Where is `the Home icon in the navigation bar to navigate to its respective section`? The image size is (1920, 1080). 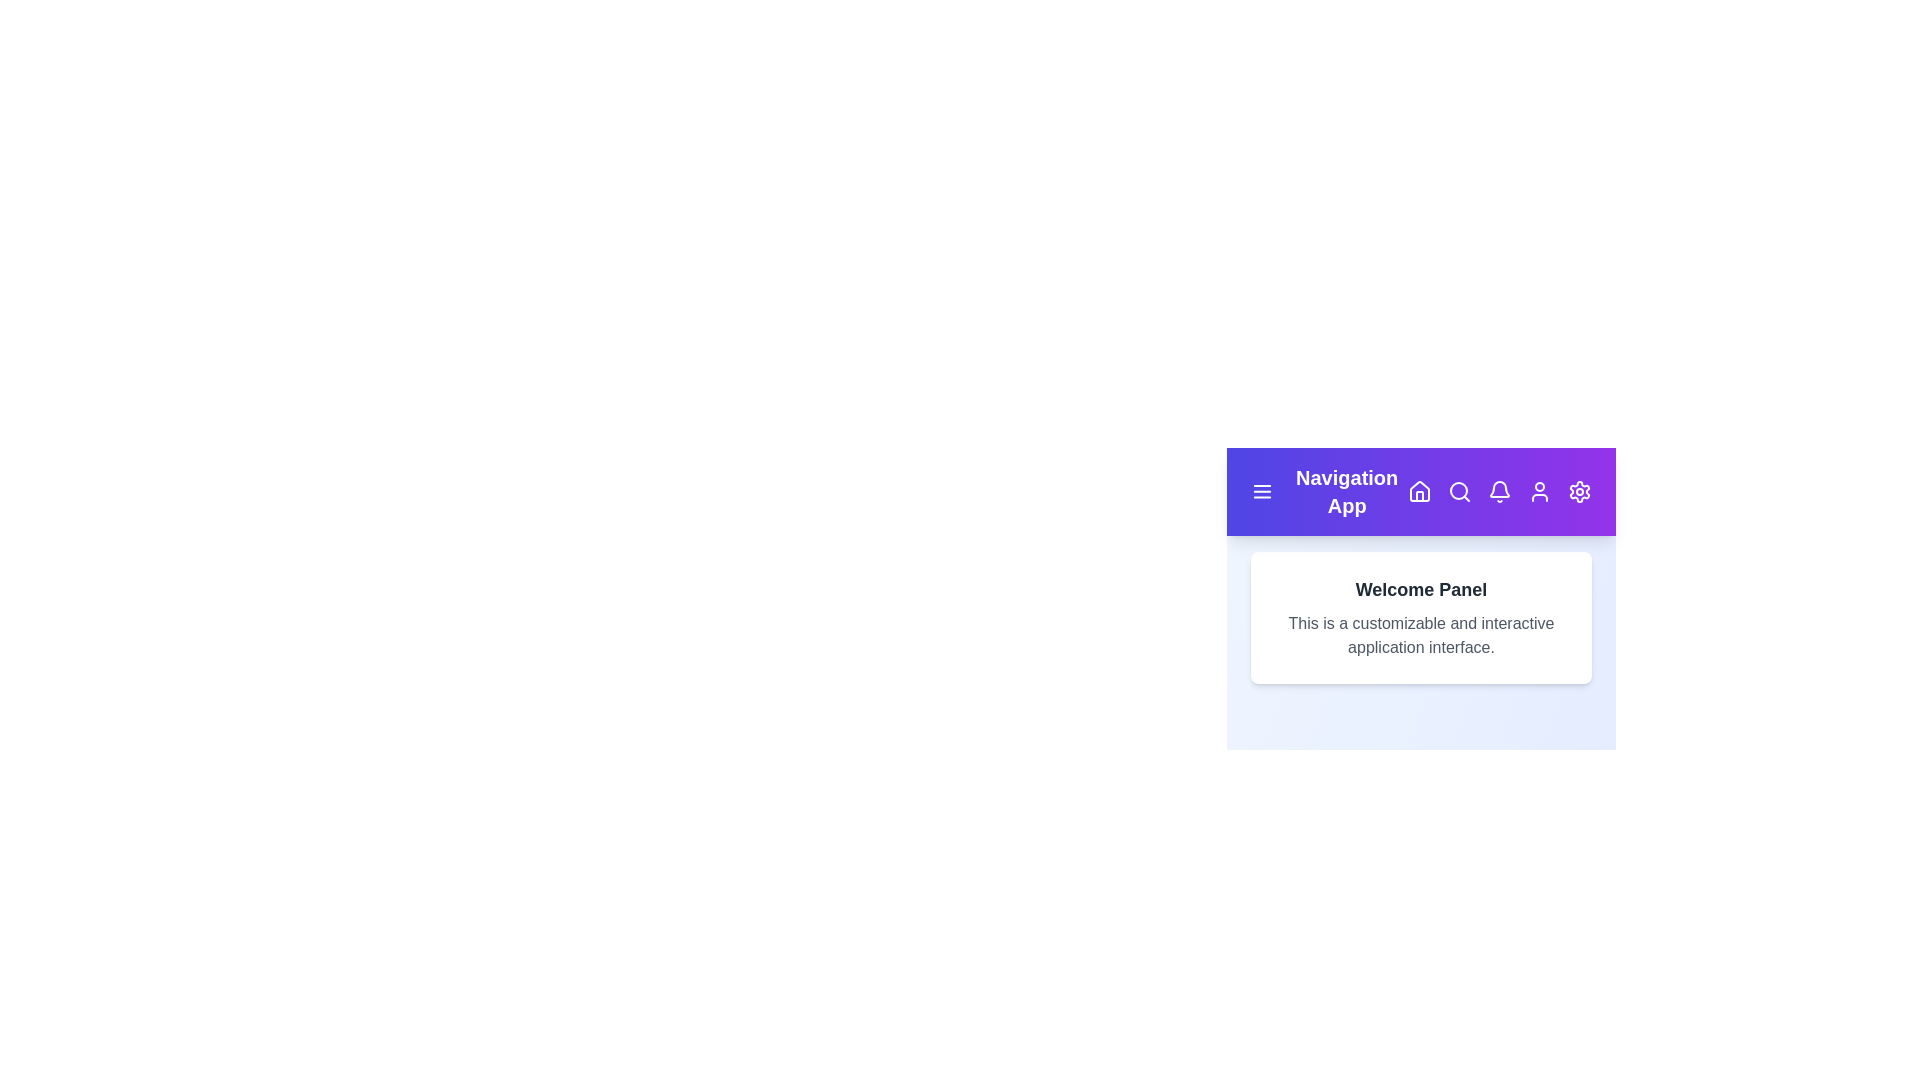
the Home icon in the navigation bar to navigate to its respective section is located at coordinates (1419, 492).